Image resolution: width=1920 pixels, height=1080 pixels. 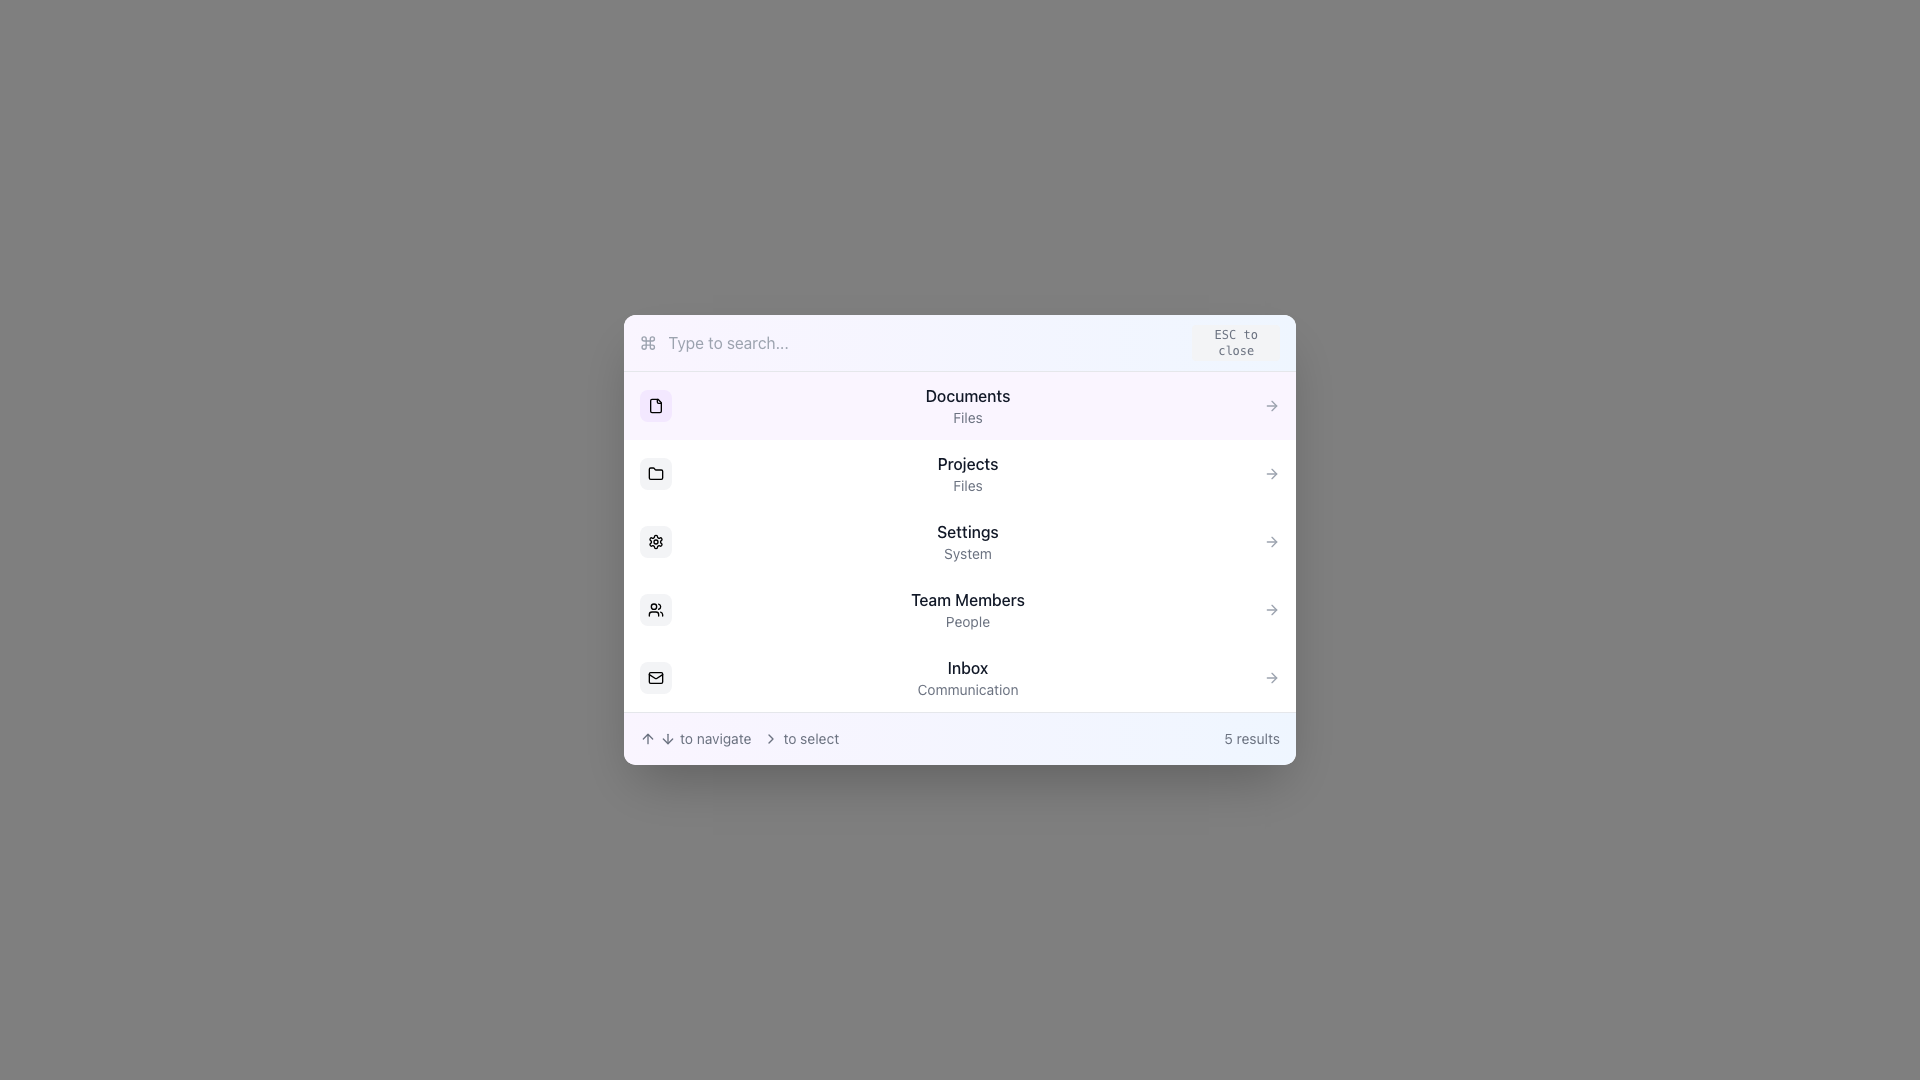 What do you see at coordinates (1272, 474) in the screenshot?
I see `the navigation indicator arrow pointing right, located in the 'Projects' row of the menu panel` at bounding box center [1272, 474].